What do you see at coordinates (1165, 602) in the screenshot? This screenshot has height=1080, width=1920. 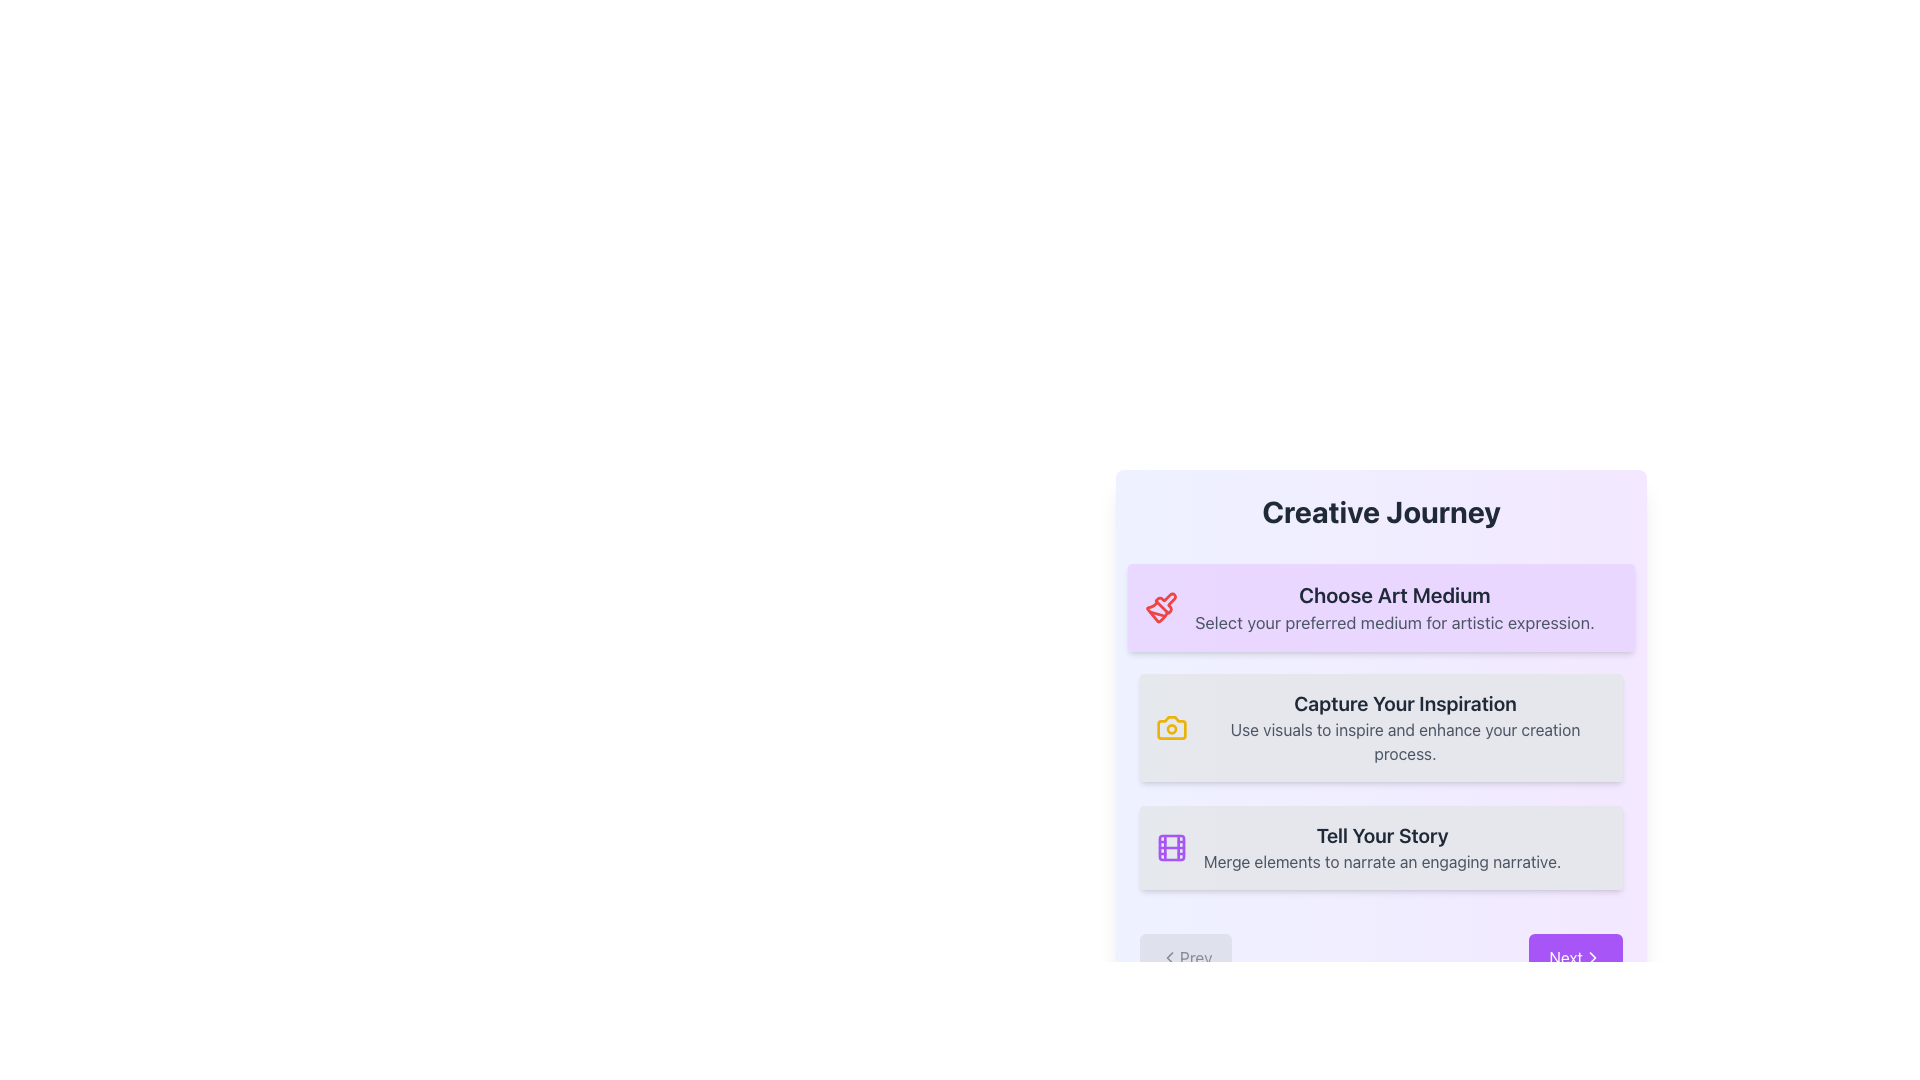 I see `the red stylized paintbrush icon located immediately to the left of the text 'Choose Art Medium' in the 'Creative Journey' section` at bounding box center [1165, 602].